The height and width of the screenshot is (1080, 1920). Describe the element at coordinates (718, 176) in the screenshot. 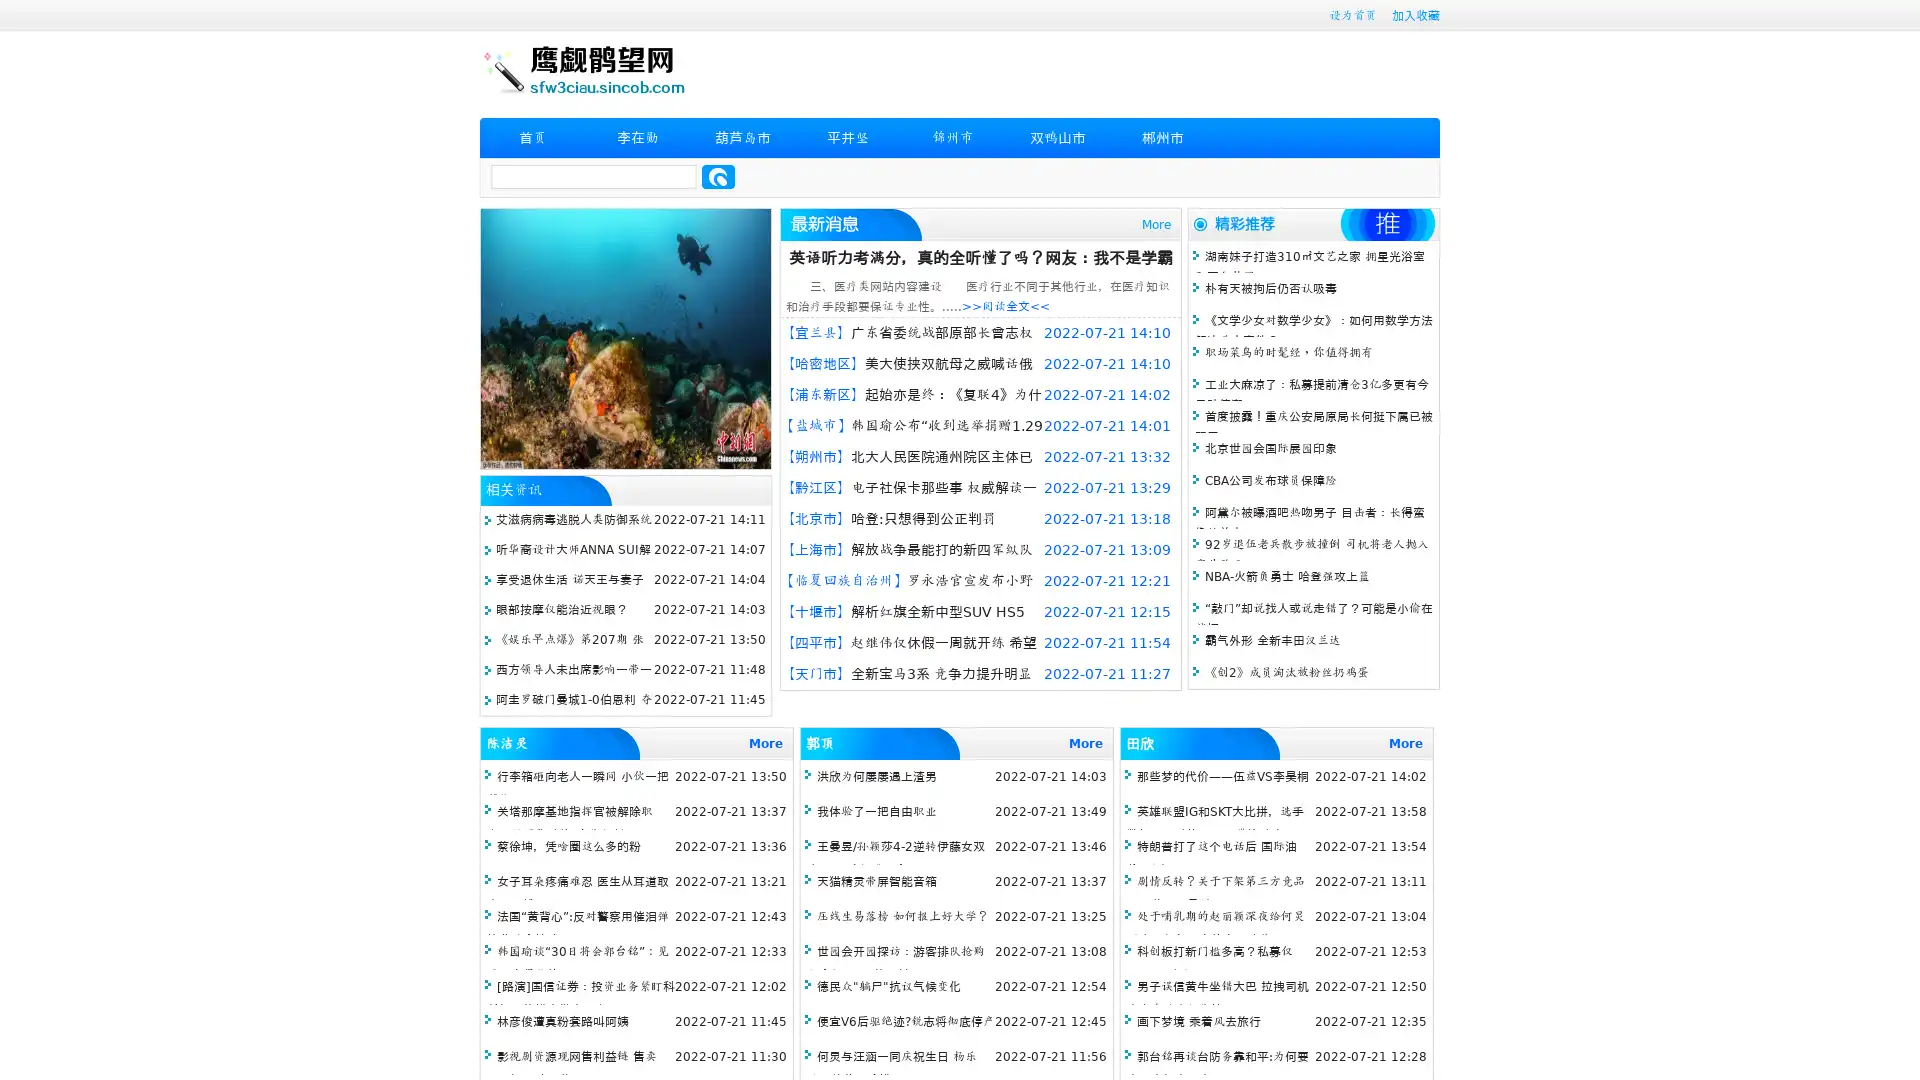

I see `Search` at that location.